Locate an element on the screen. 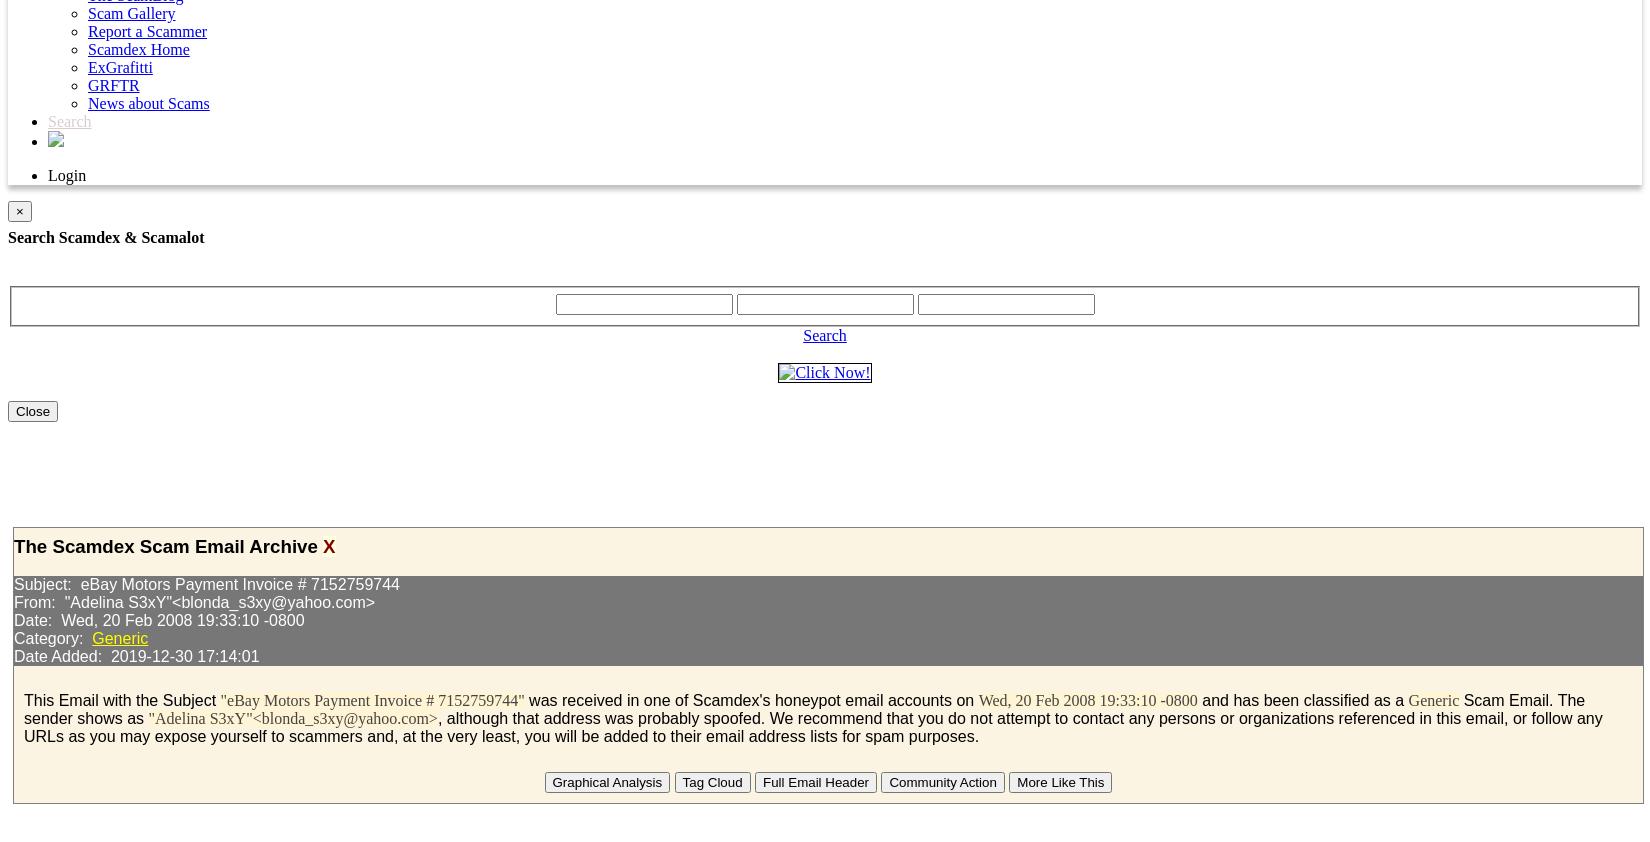 The height and width of the screenshot is (842, 1650). 'Category:' is located at coordinates (52, 638).